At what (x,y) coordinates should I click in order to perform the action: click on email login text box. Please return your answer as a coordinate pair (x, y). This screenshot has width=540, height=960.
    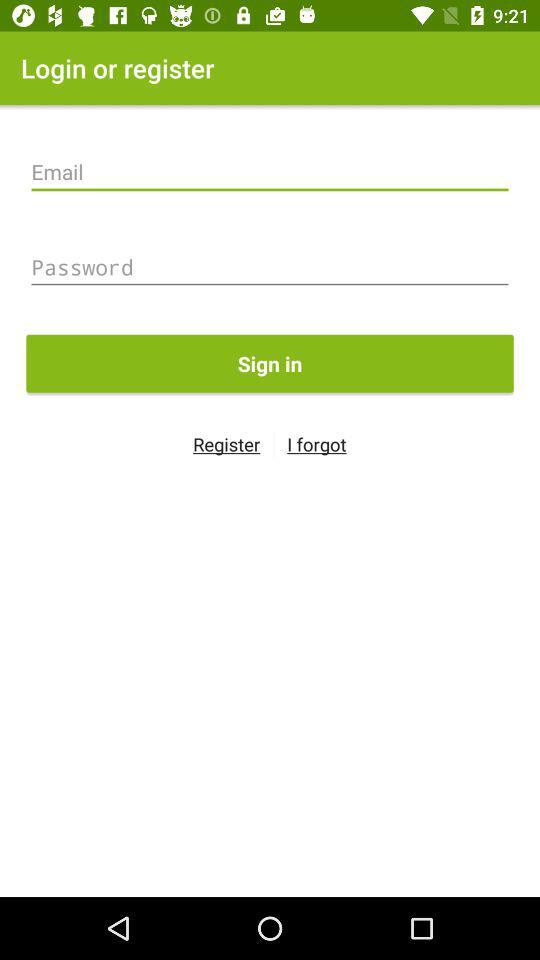
    Looking at the image, I should click on (270, 171).